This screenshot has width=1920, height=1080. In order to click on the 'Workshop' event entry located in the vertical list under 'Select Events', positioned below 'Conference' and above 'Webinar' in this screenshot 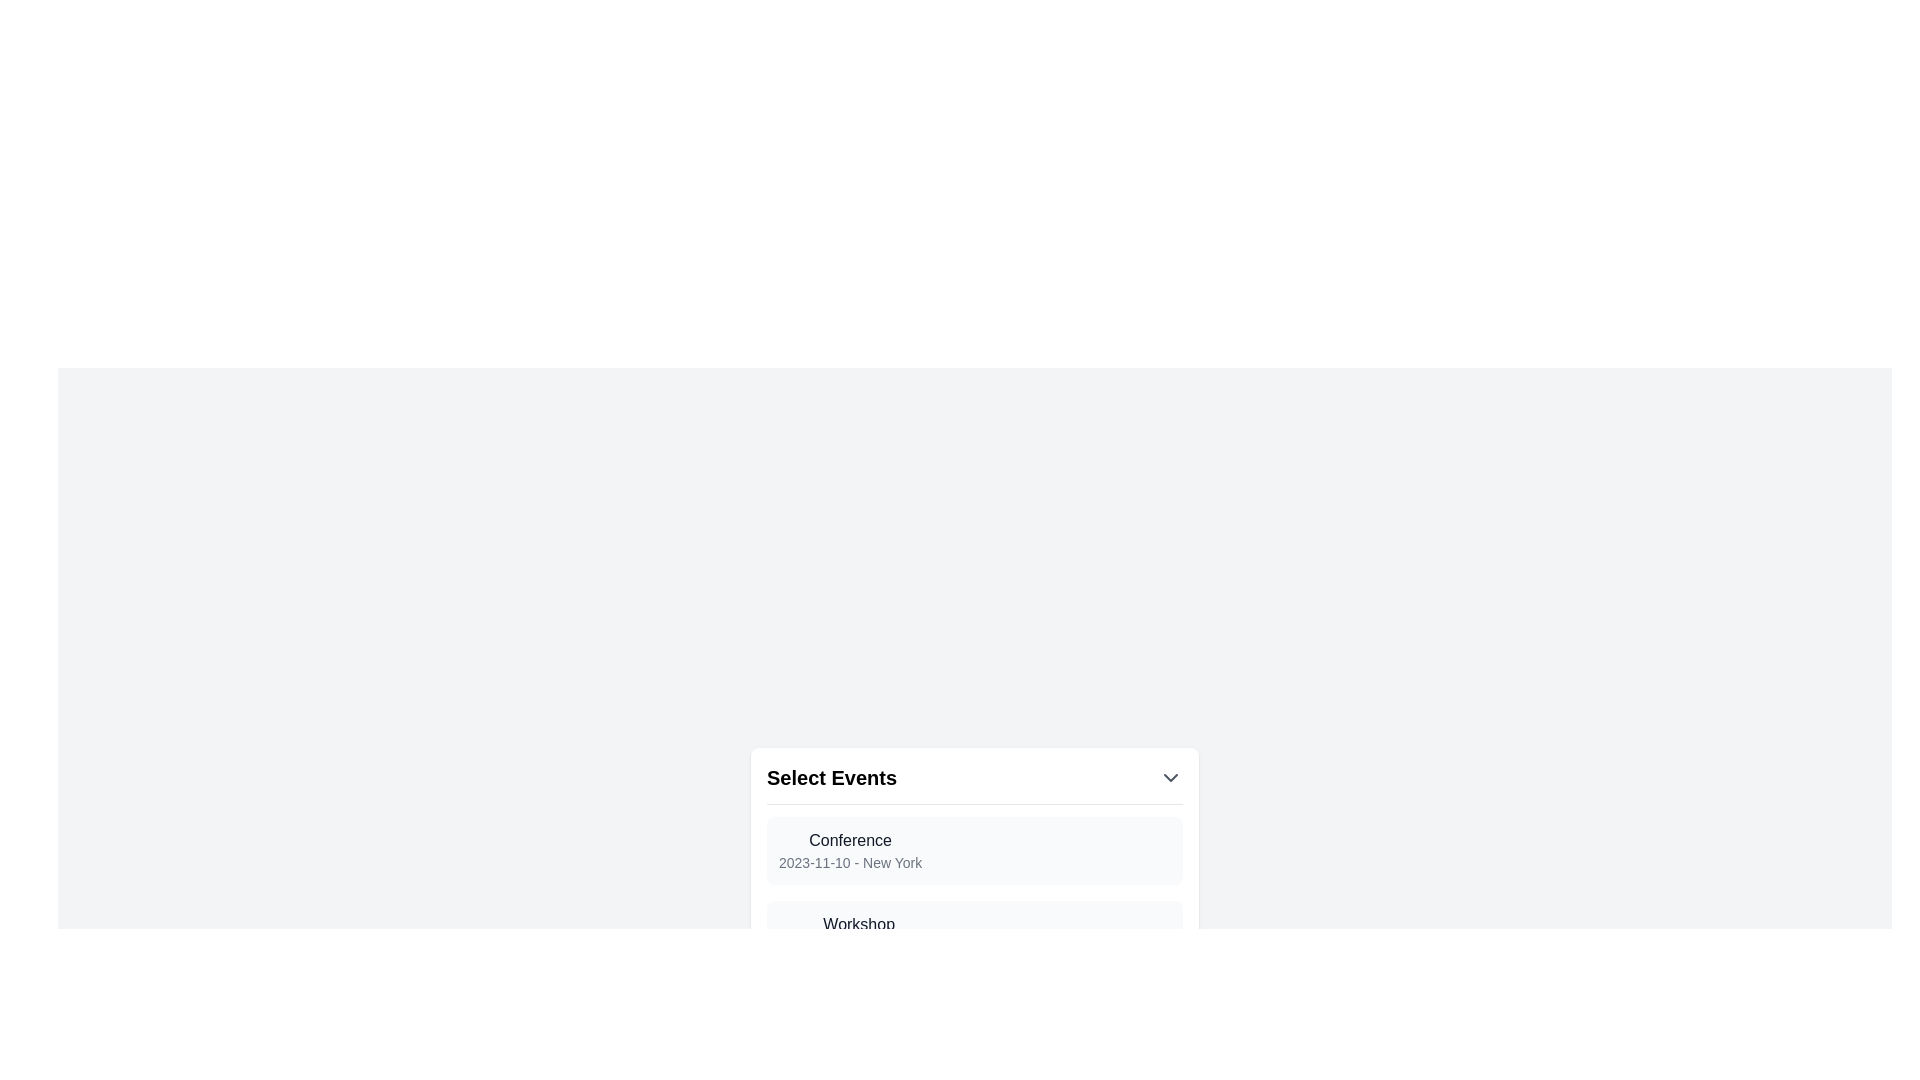, I will do `click(974, 934)`.